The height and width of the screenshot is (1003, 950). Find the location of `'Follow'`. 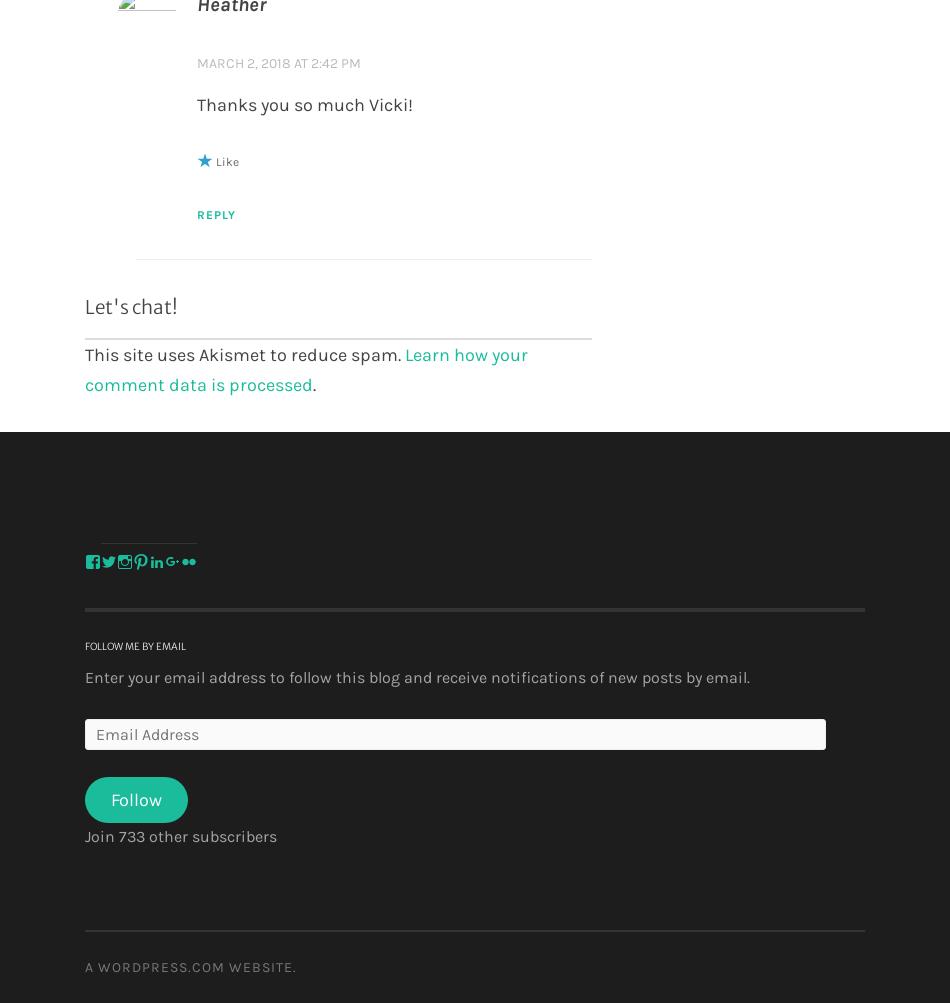

'Follow' is located at coordinates (110, 798).